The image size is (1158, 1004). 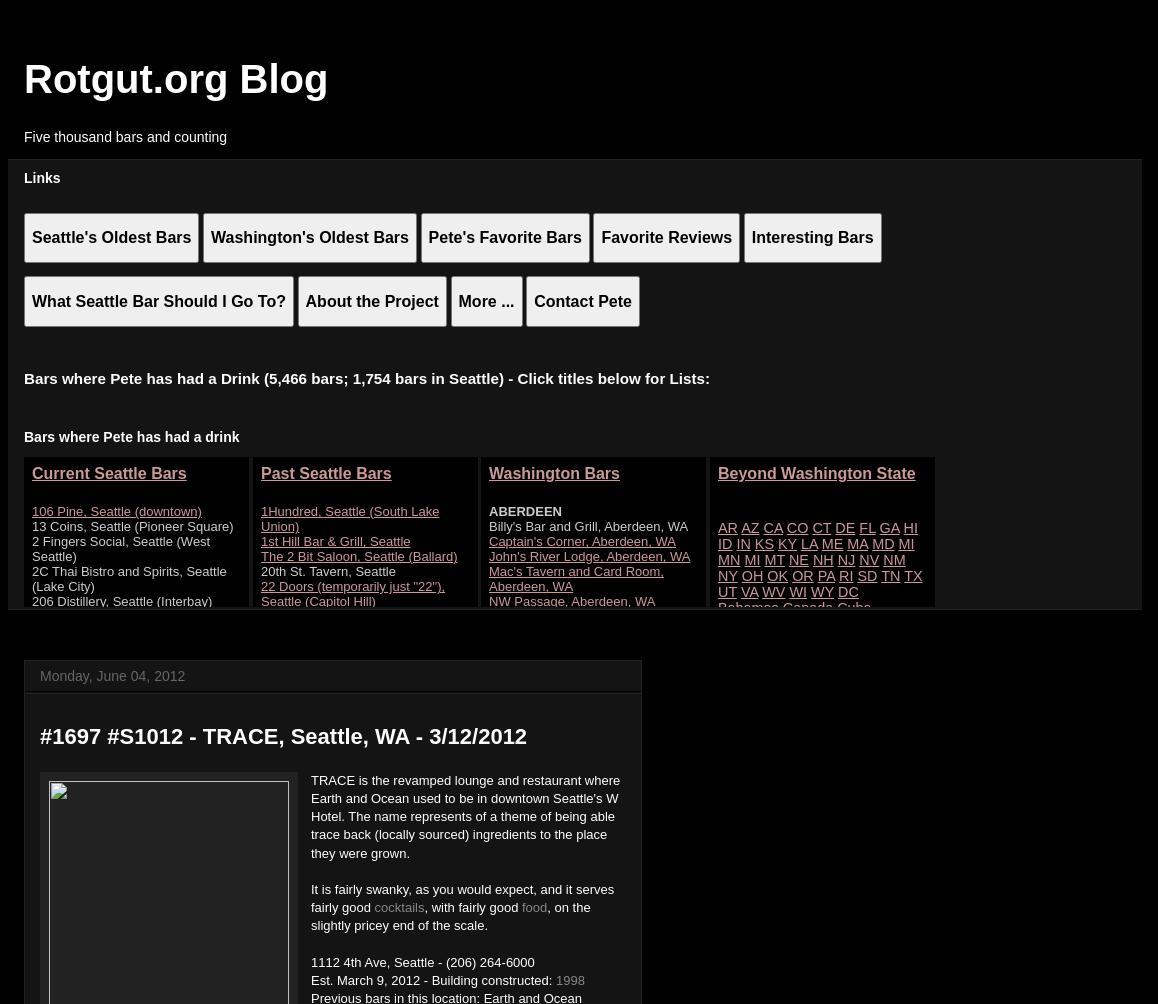 I want to click on 'Five thousand bars and counting', so click(x=22, y=135).